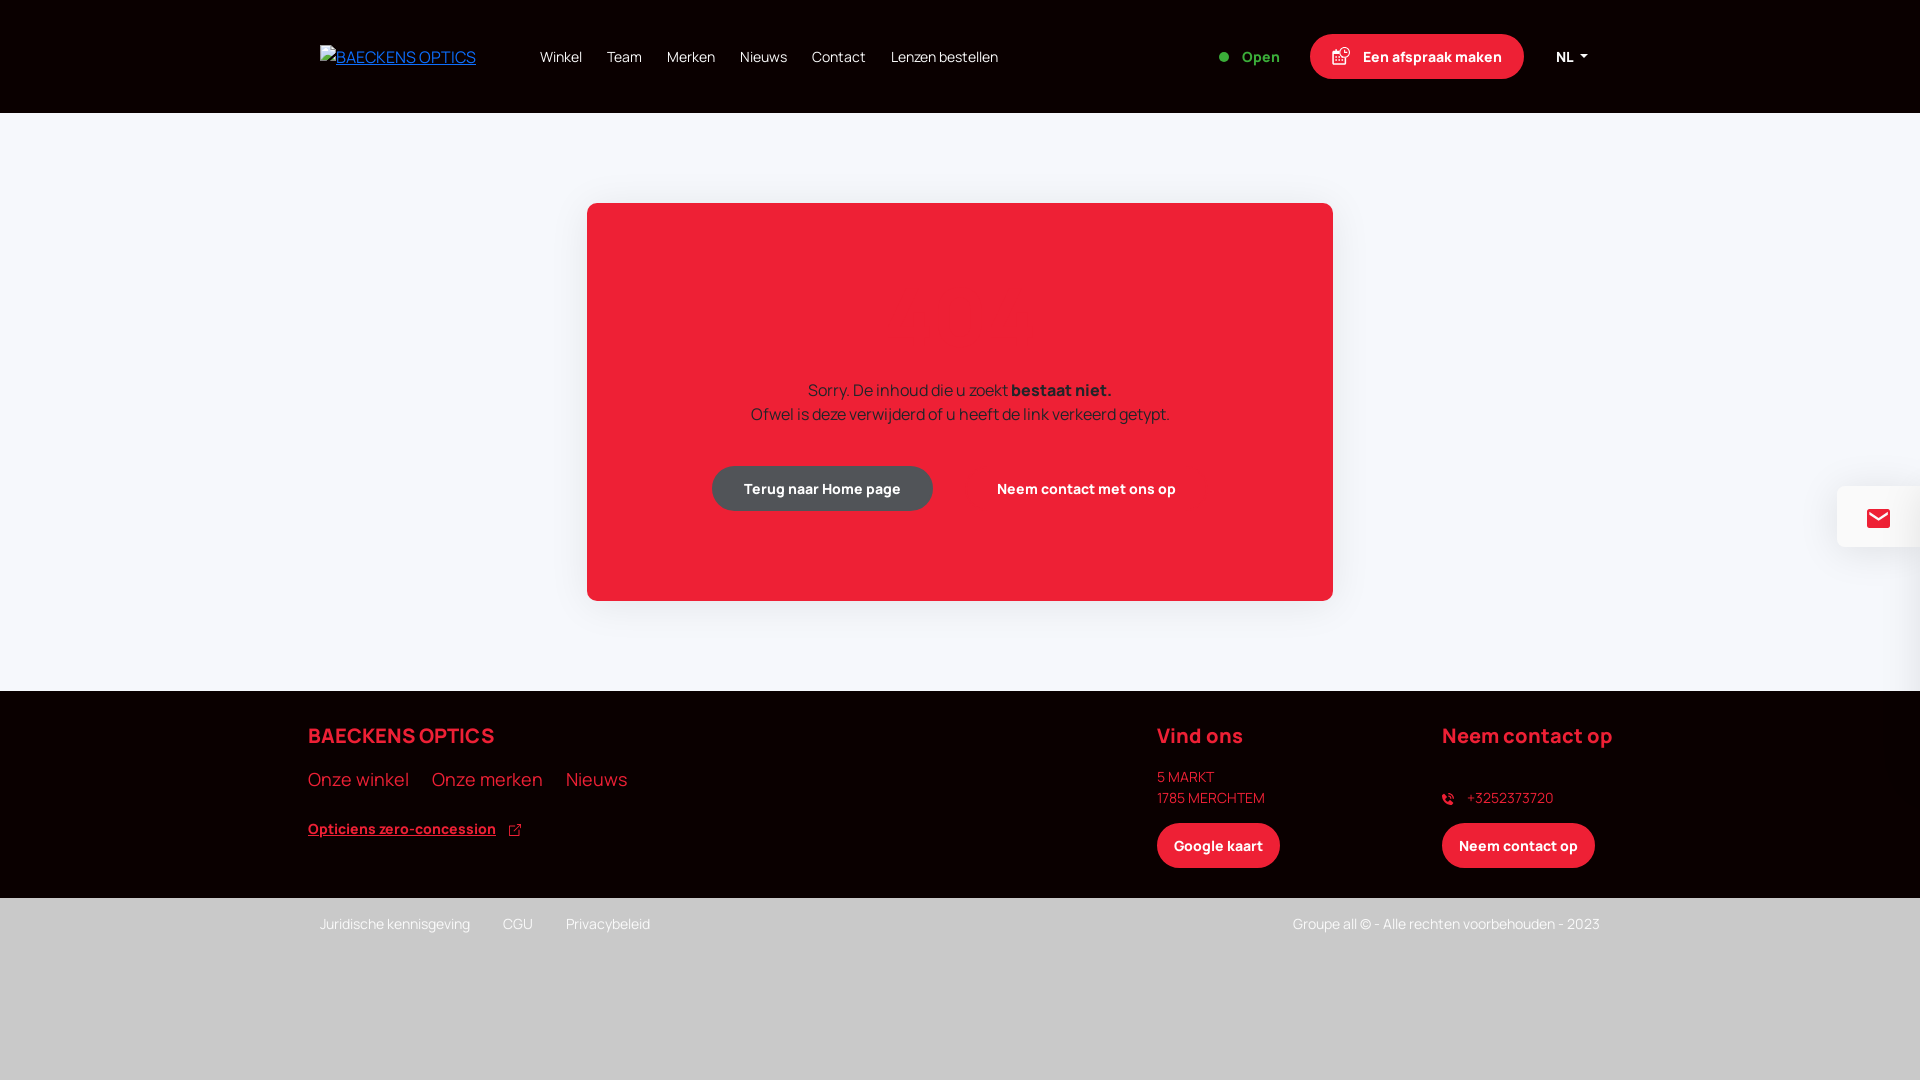 This screenshot has height=1080, width=1920. I want to click on 'Privacybeleid', so click(607, 923).